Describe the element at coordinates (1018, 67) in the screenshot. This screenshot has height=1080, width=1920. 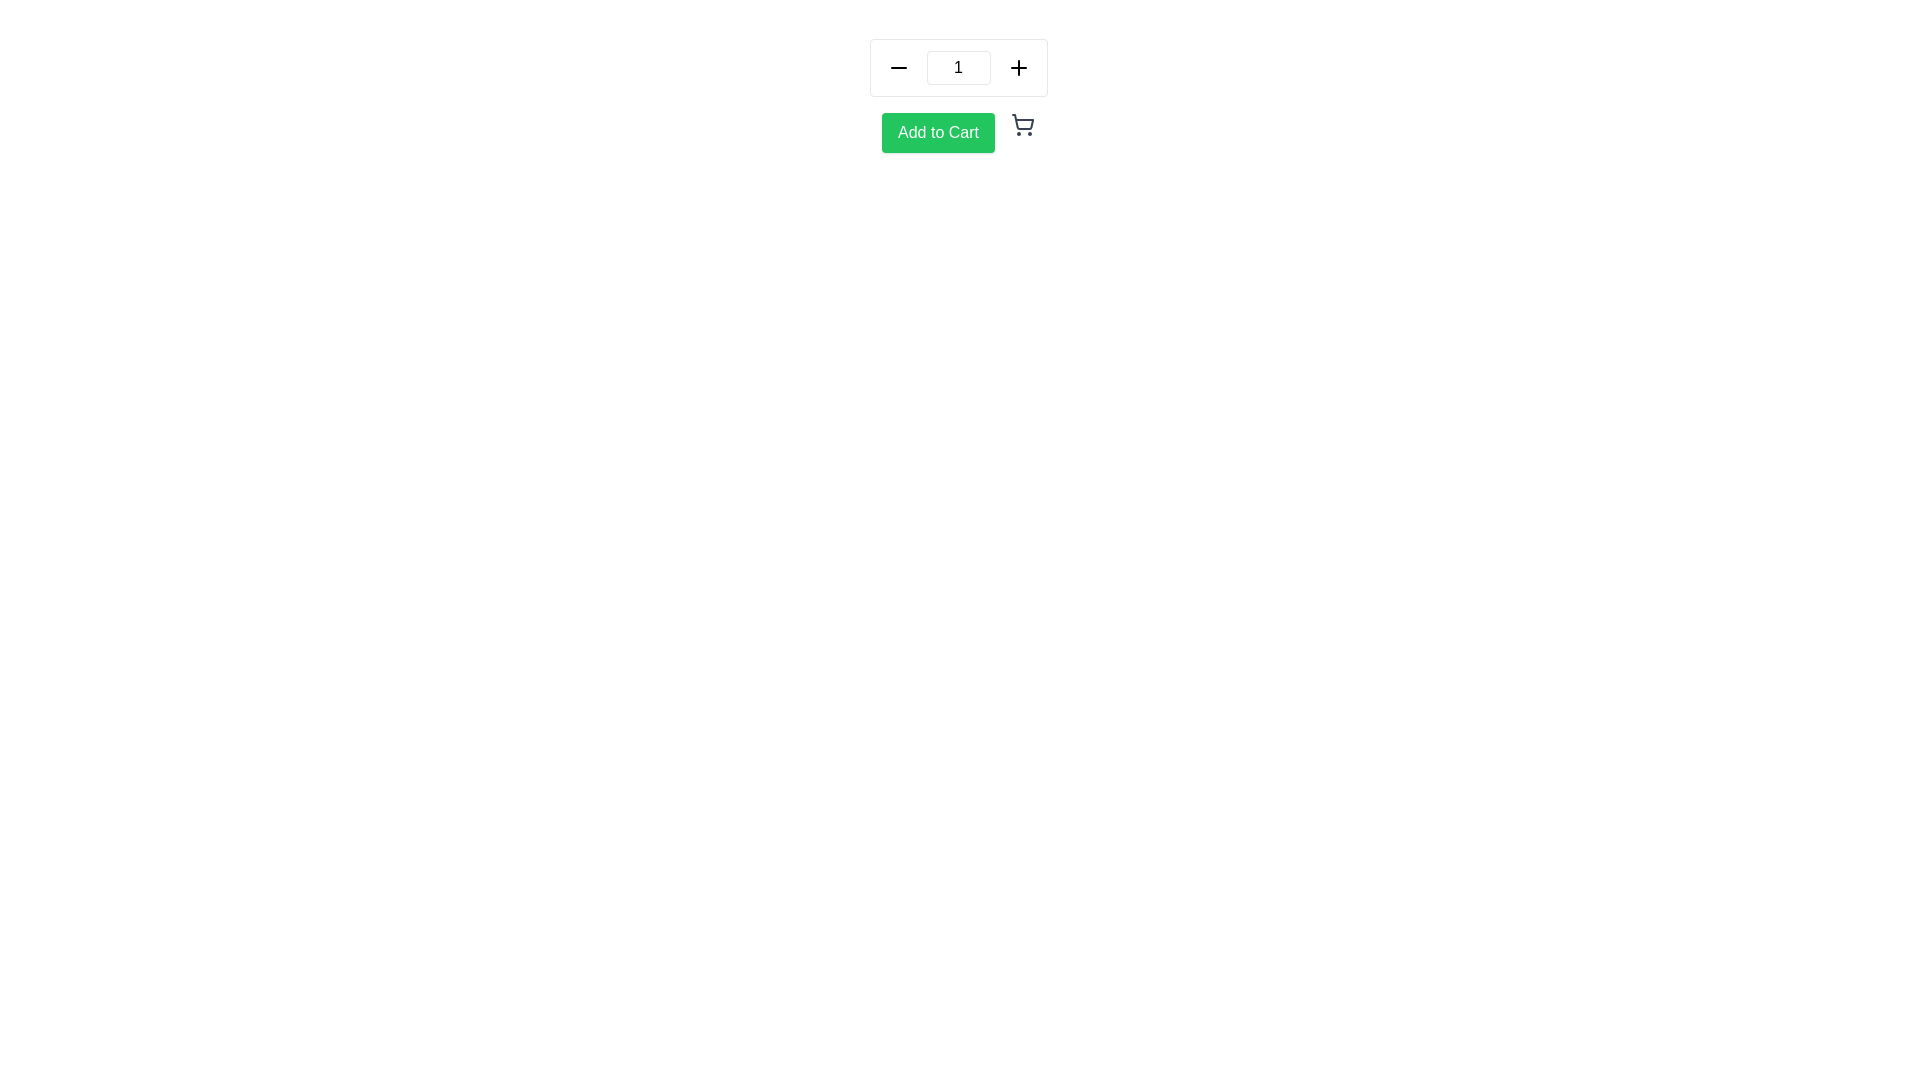
I see `the increment button located to the right of the text input displaying the number '1' to increase the value in the adjacent input field` at that location.